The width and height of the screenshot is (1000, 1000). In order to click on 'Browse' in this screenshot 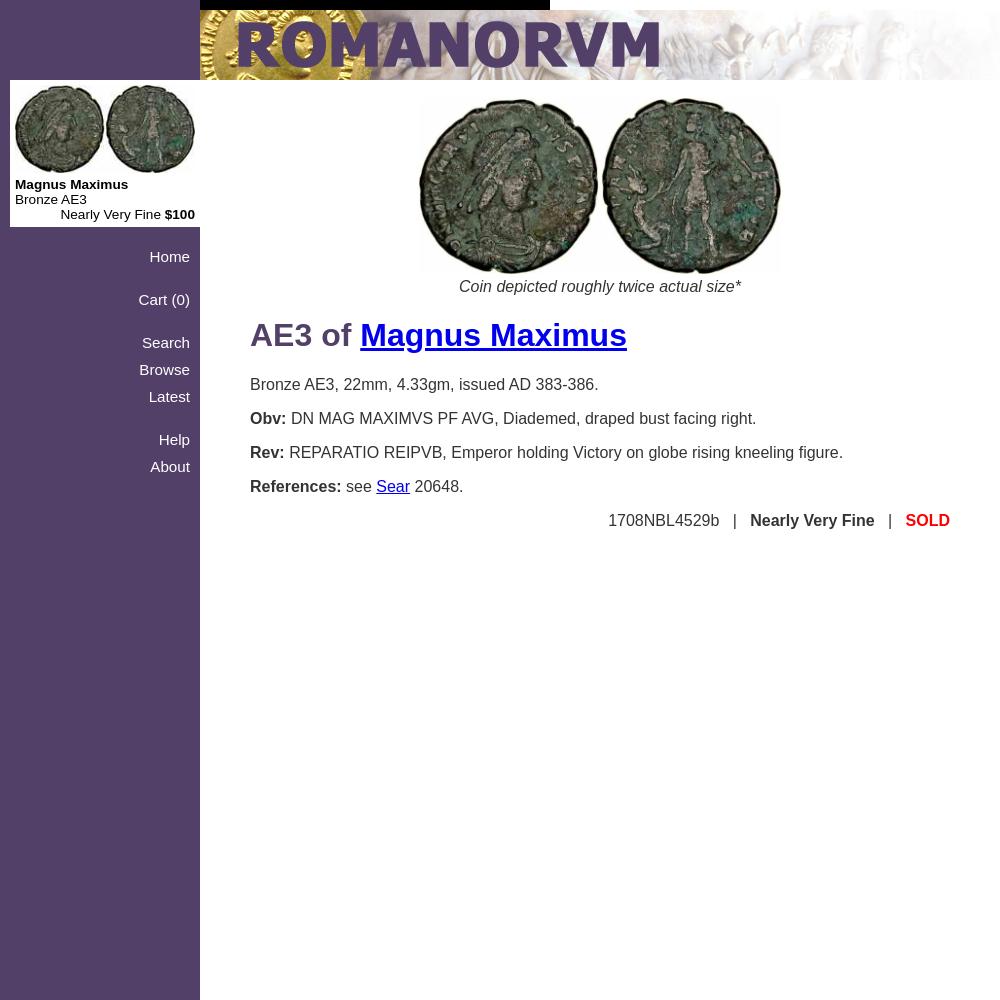, I will do `click(164, 368)`.